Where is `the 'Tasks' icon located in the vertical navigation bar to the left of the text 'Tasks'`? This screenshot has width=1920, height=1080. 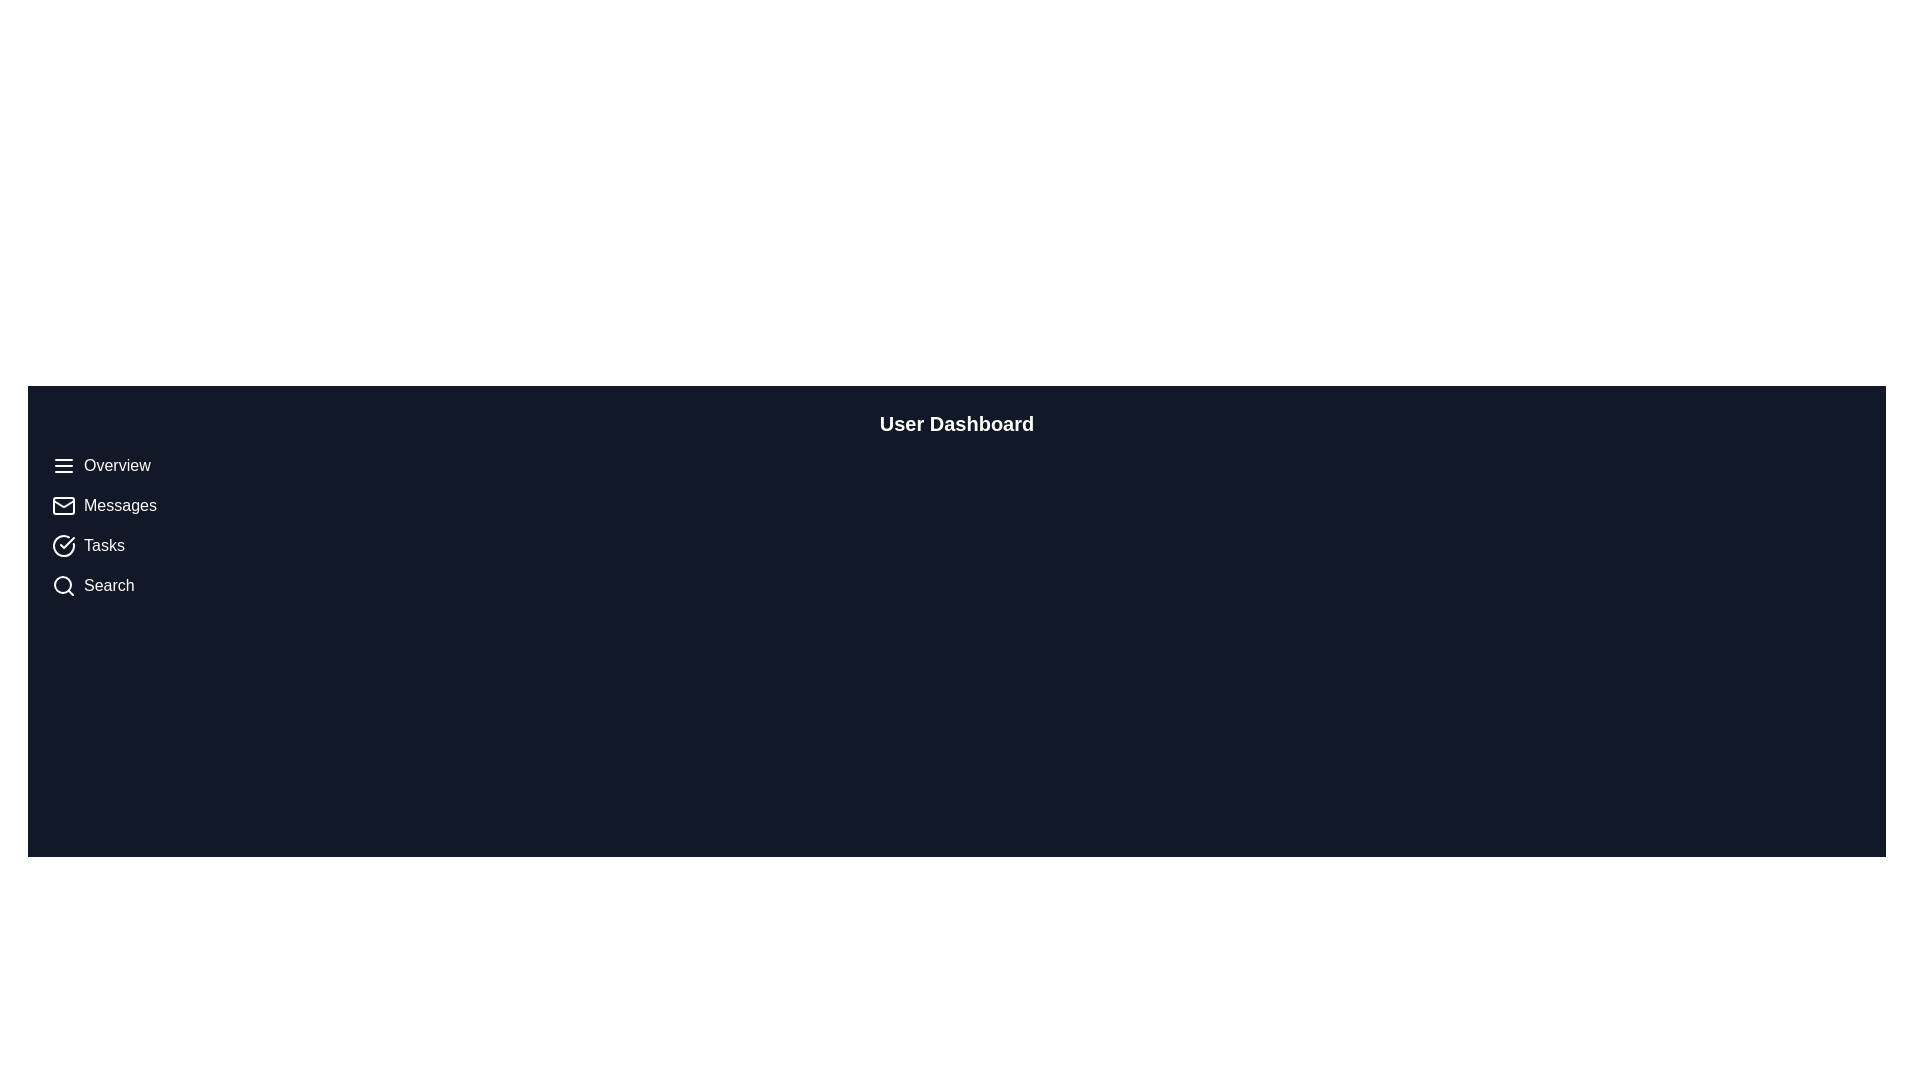
the 'Tasks' icon located in the vertical navigation bar to the left of the text 'Tasks' is located at coordinates (63, 546).